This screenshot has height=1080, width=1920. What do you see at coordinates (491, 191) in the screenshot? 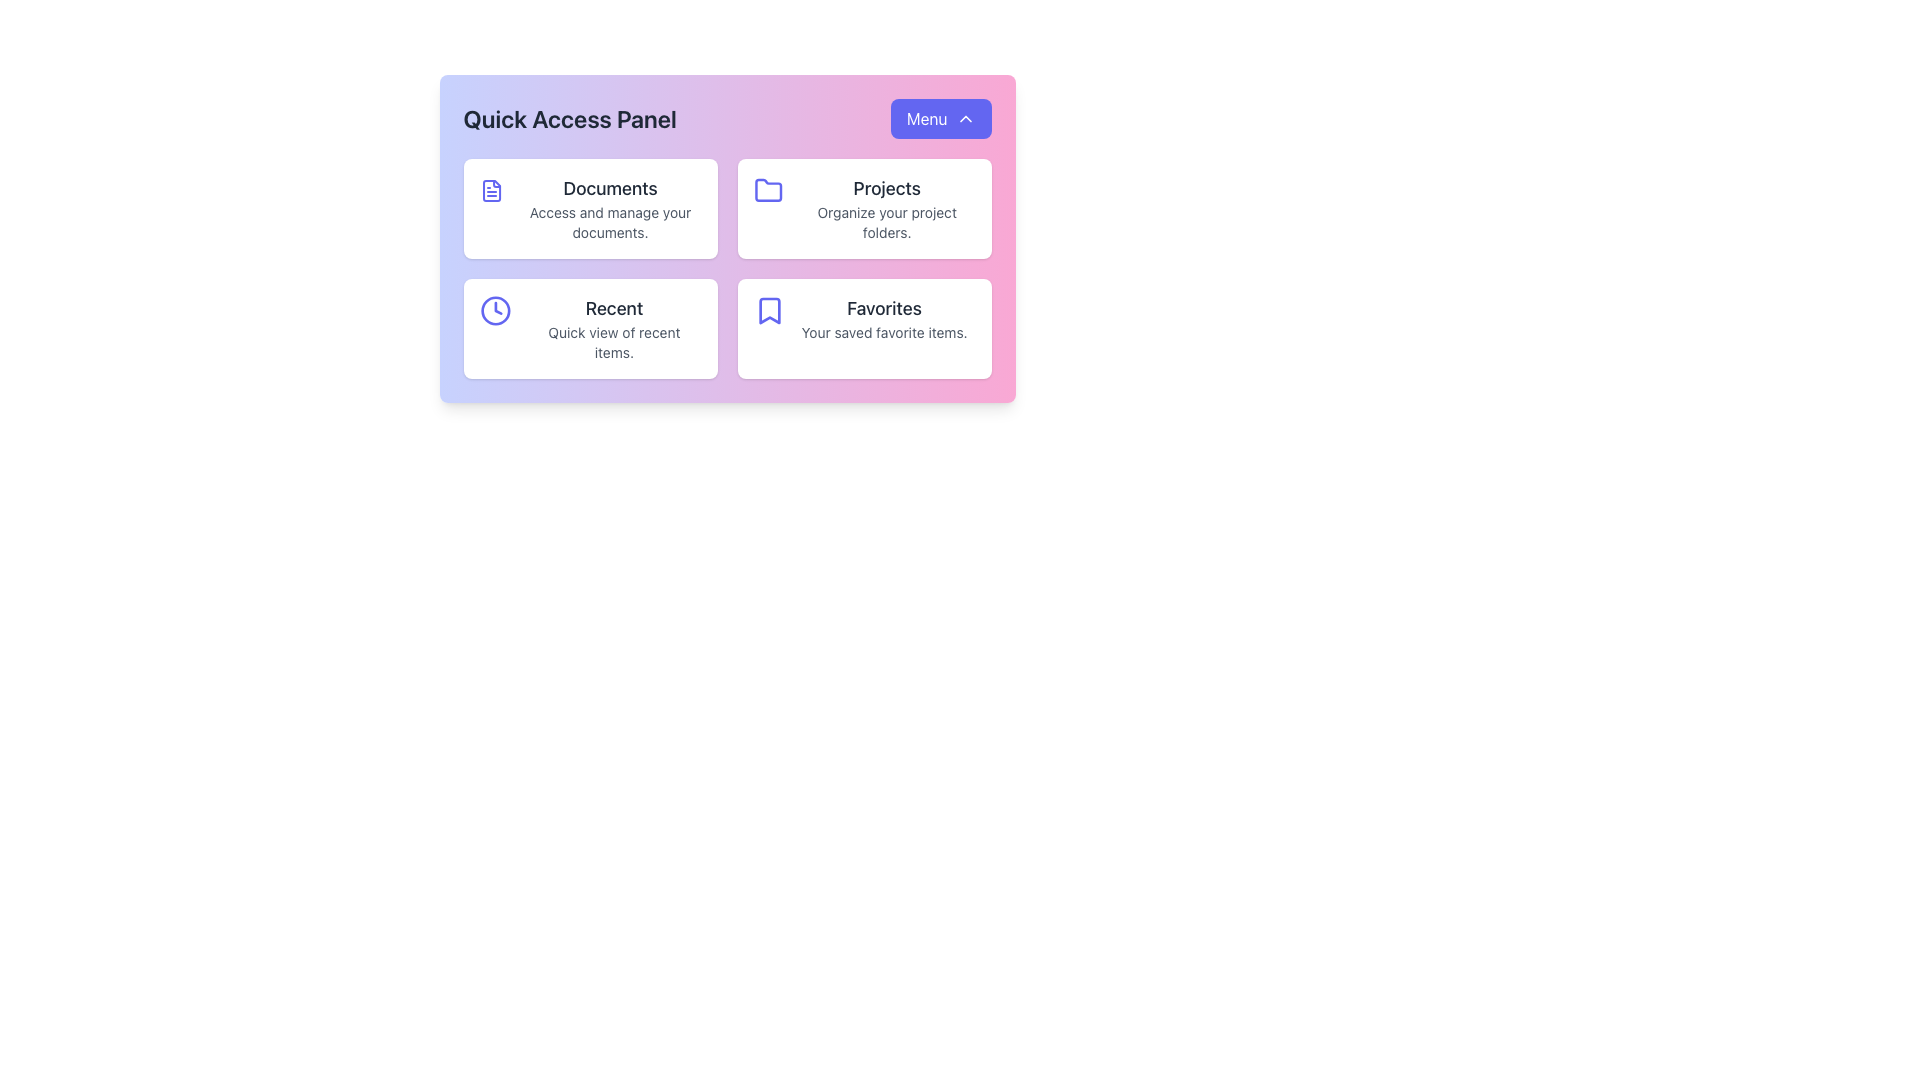
I see `the 'Documents' icon located at the top-left corner of its card in the grid layout` at bounding box center [491, 191].